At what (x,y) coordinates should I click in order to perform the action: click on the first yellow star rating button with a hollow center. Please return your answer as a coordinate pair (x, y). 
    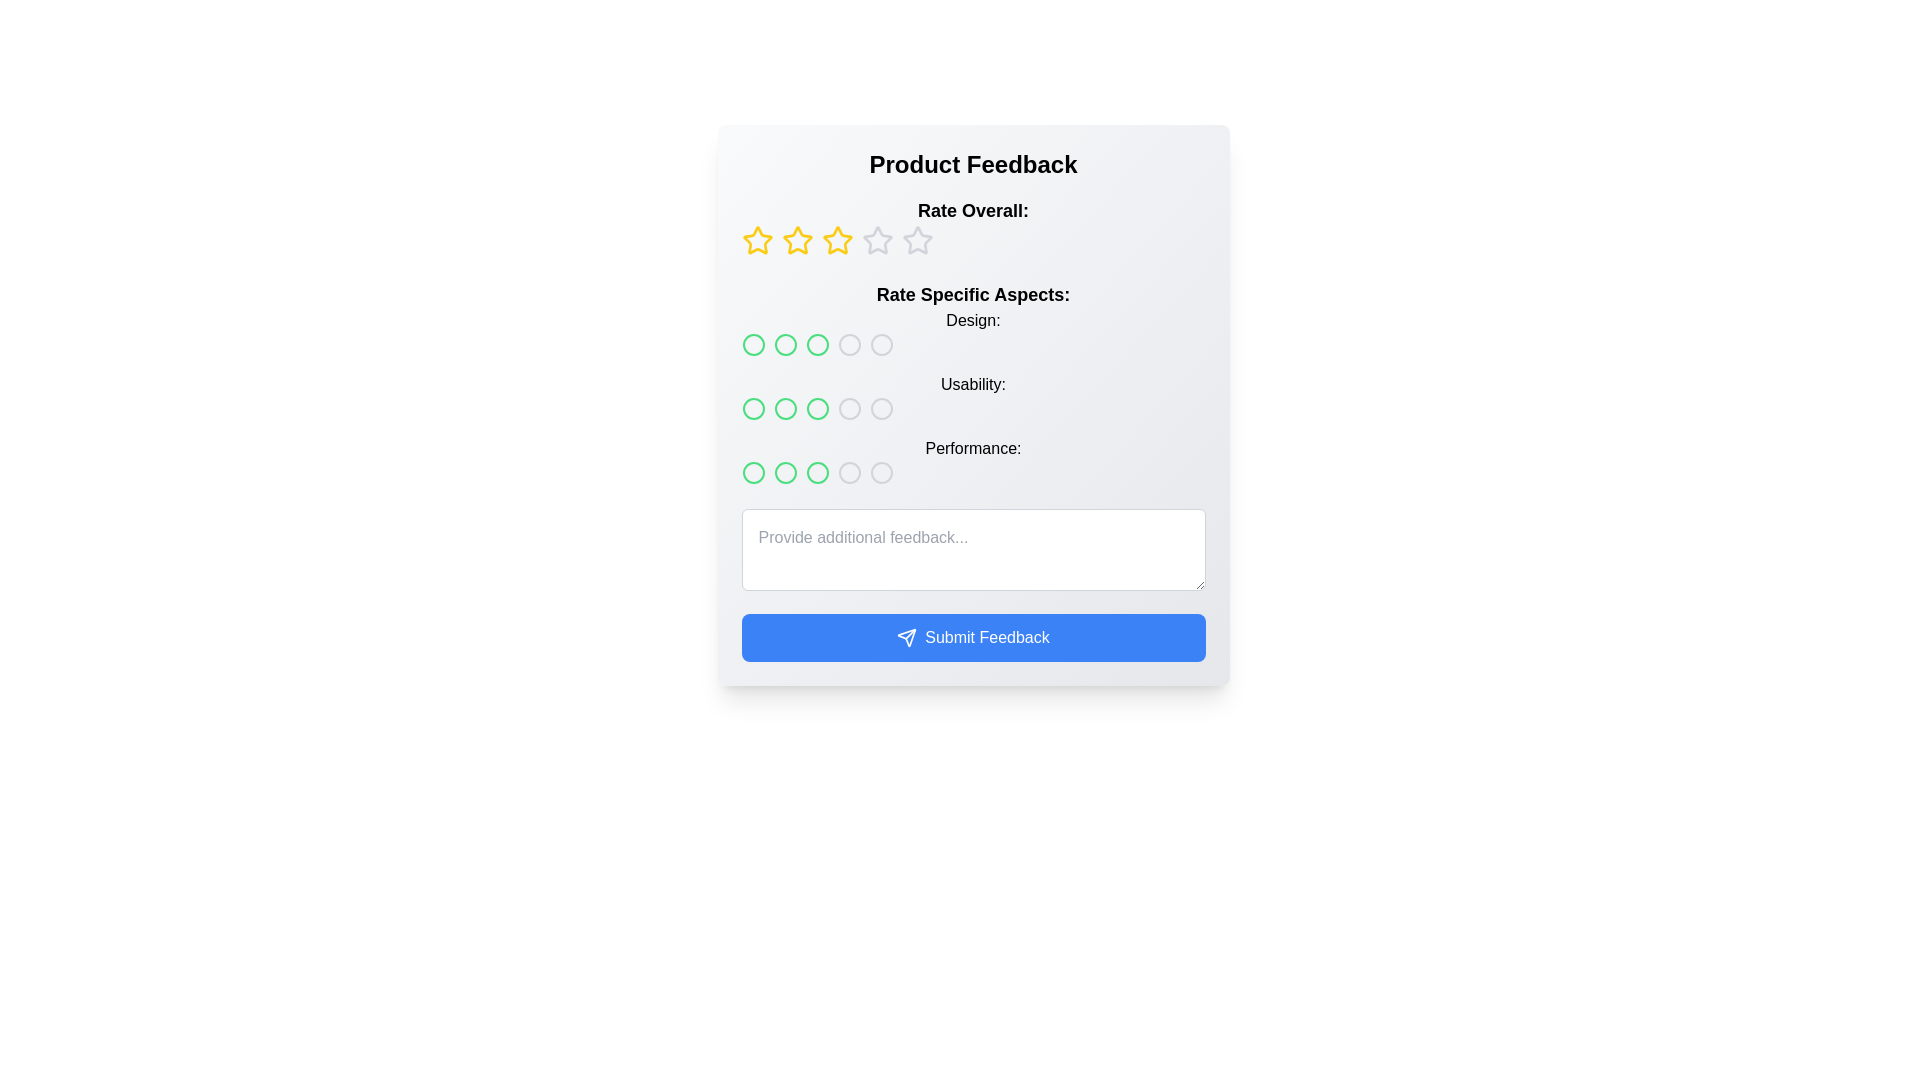
    Looking at the image, I should click on (756, 239).